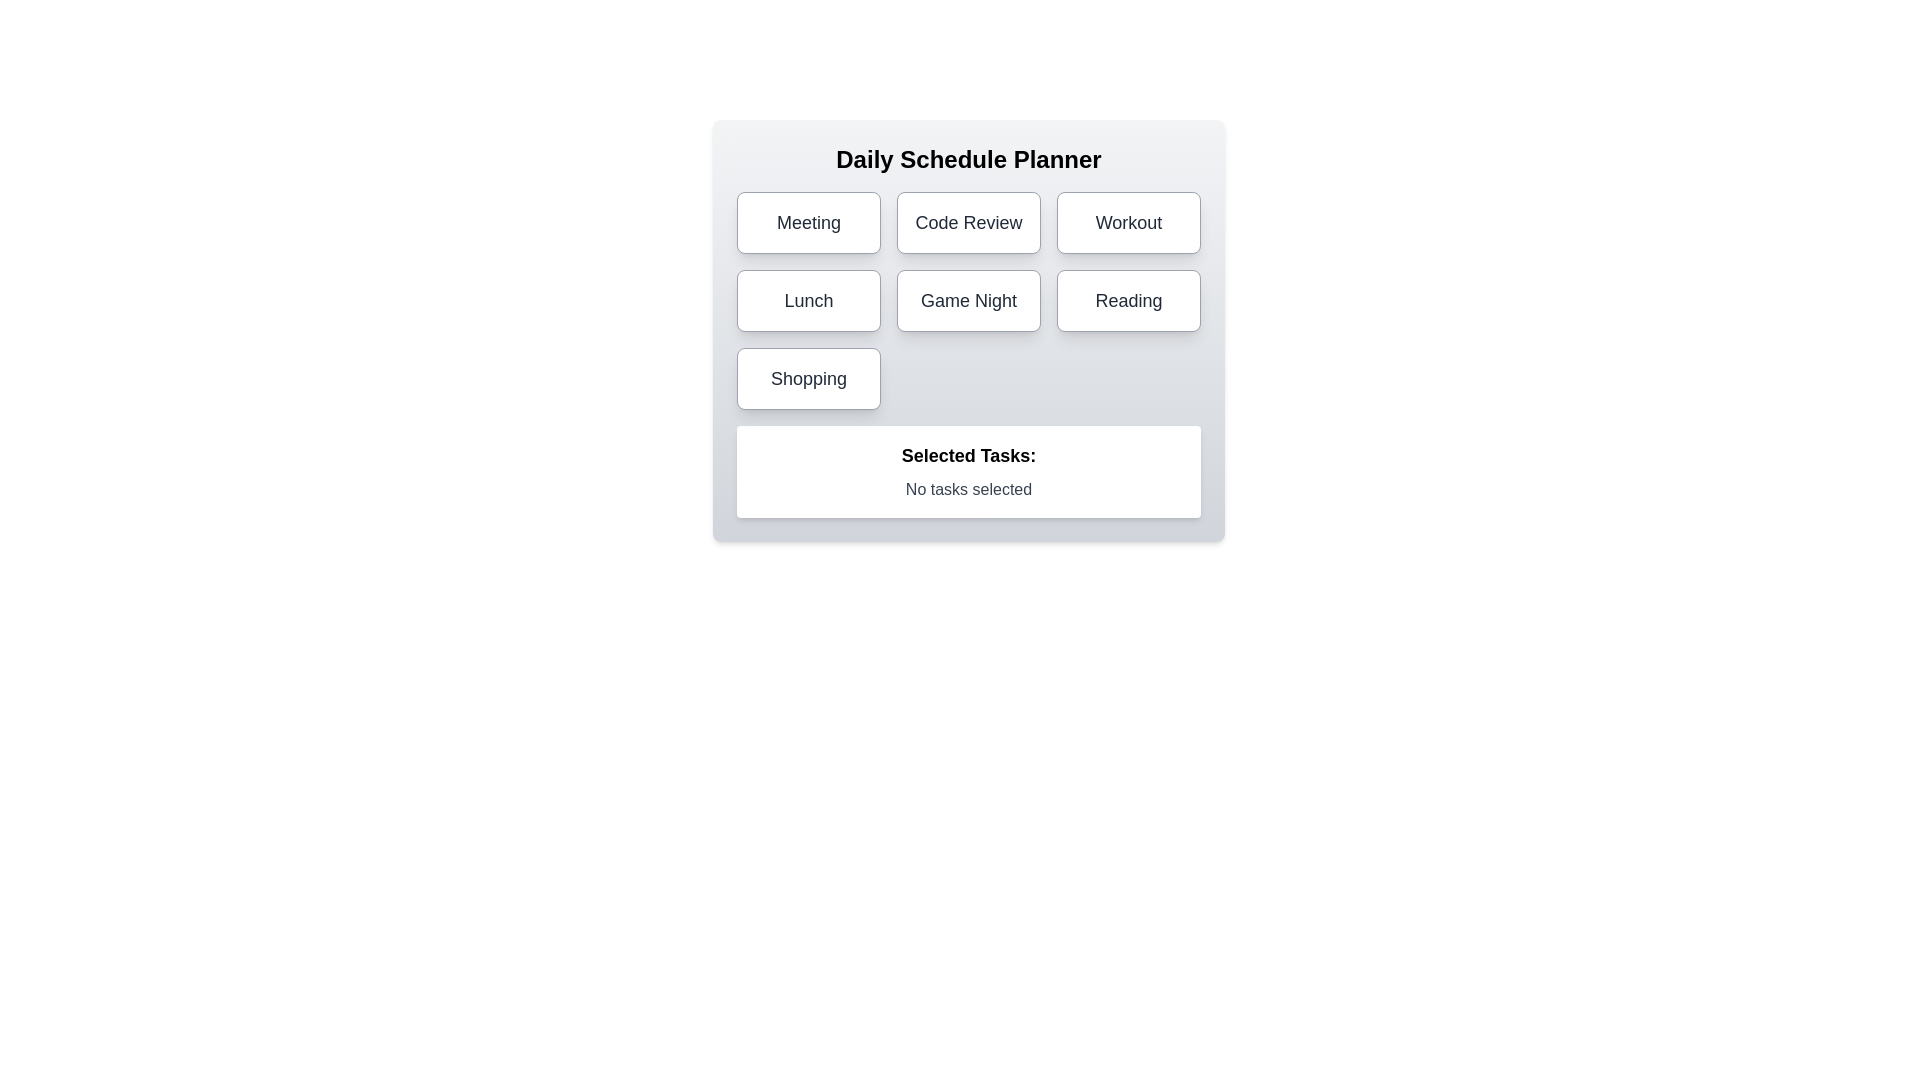 Image resolution: width=1920 pixels, height=1080 pixels. What do you see at coordinates (969, 223) in the screenshot?
I see `the button corresponding to Code Review` at bounding box center [969, 223].